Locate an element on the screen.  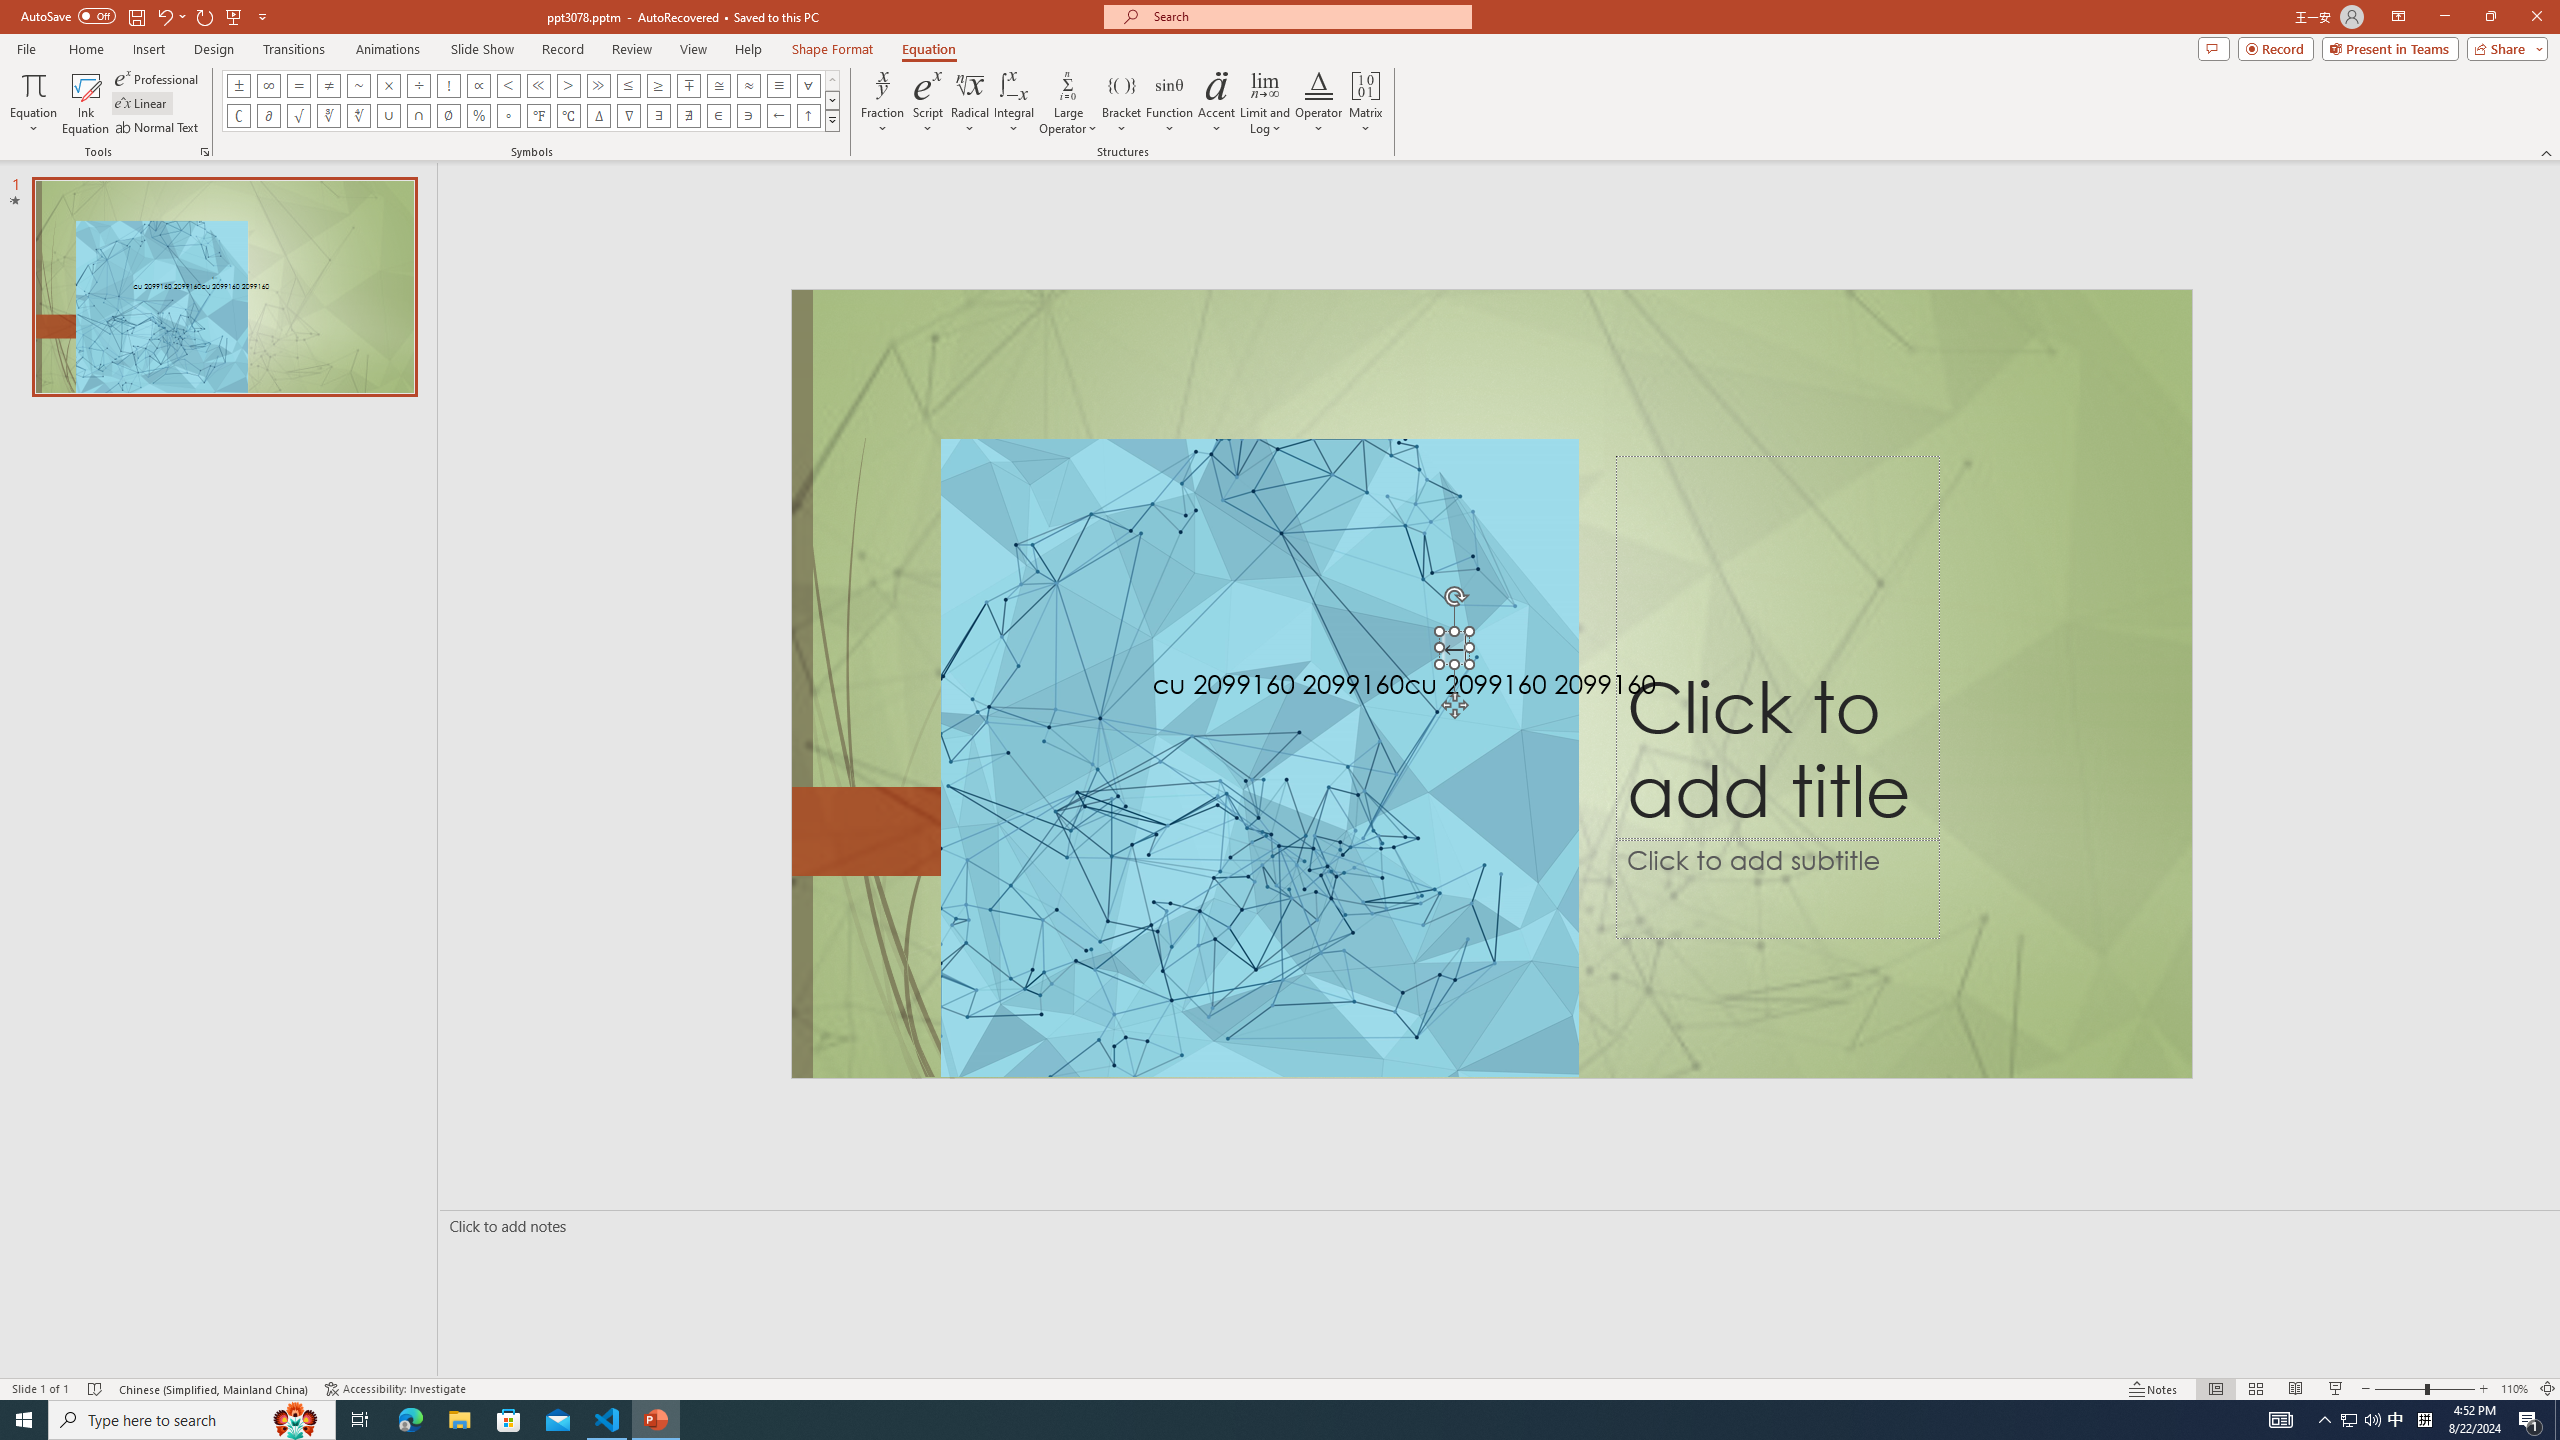
'AutomationID: EquationSymbolsInsertGallery' is located at coordinates (530, 100).